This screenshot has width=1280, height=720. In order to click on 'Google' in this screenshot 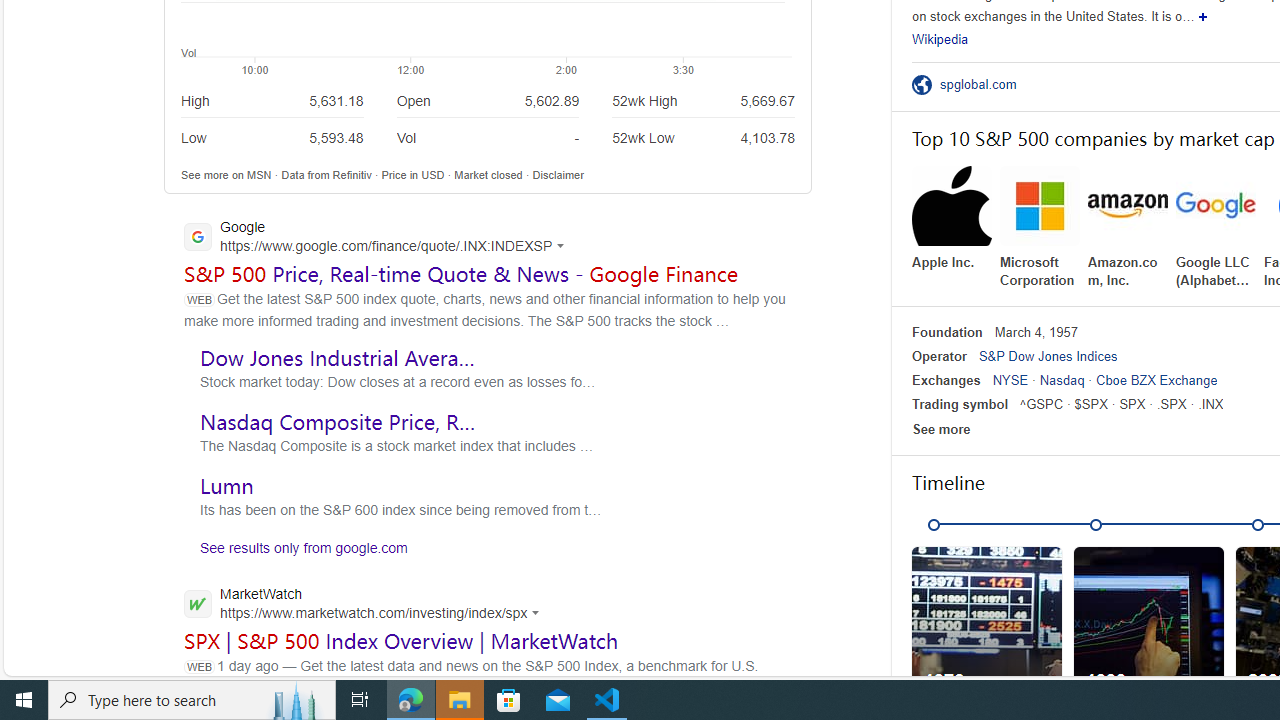, I will do `click(380, 237)`.